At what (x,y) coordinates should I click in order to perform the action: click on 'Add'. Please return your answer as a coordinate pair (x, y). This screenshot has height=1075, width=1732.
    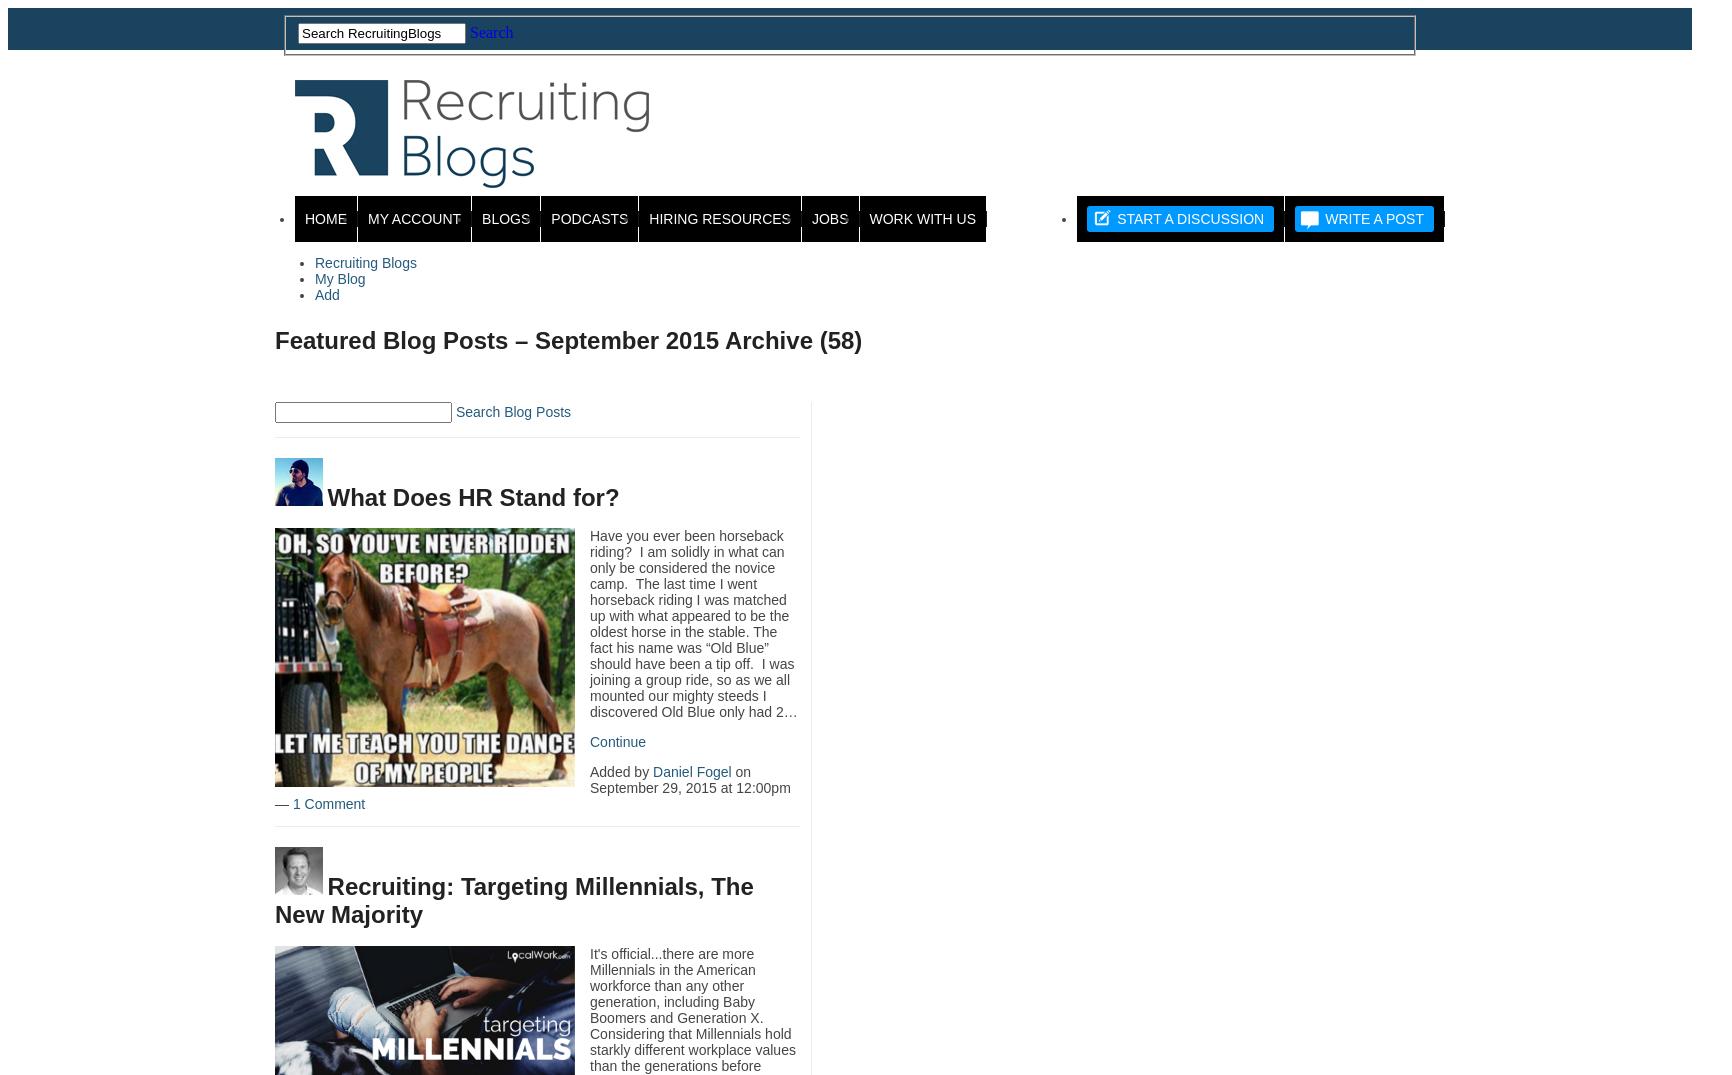
    Looking at the image, I should click on (326, 293).